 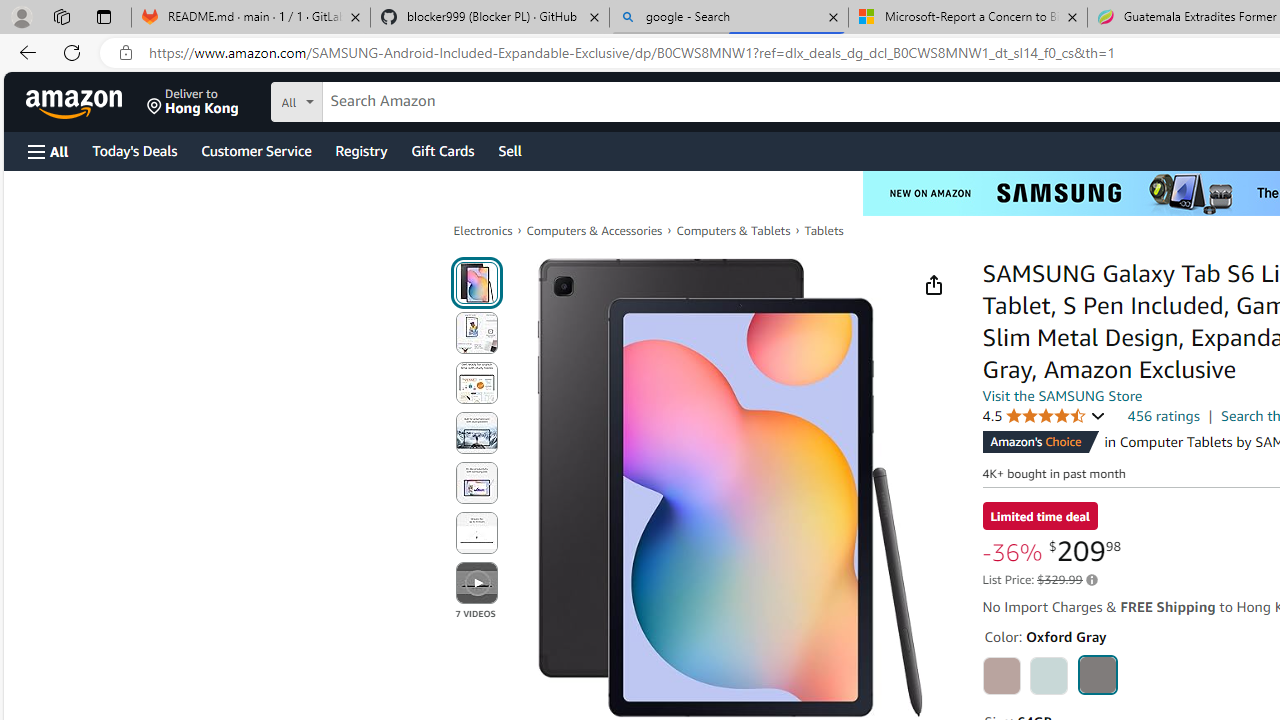 What do you see at coordinates (823, 229) in the screenshot?
I see `'Tablets'` at bounding box center [823, 229].